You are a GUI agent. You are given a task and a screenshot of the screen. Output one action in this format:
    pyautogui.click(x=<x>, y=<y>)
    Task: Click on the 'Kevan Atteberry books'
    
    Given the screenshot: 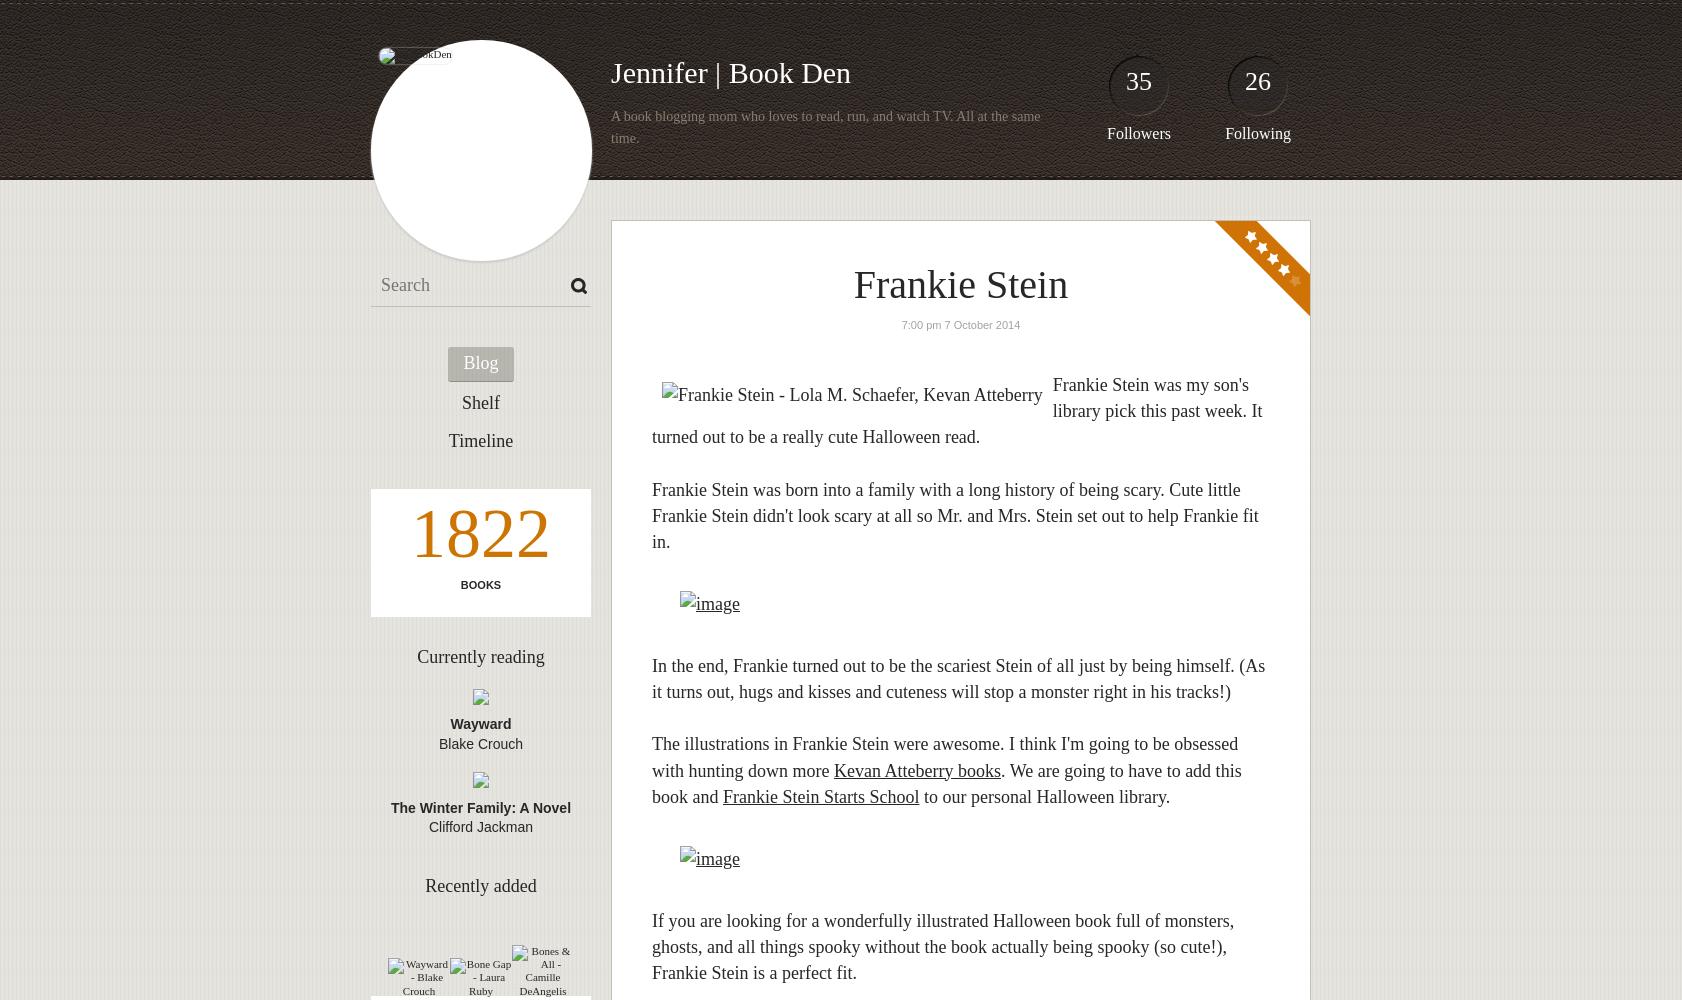 What is the action you would take?
    pyautogui.click(x=833, y=770)
    